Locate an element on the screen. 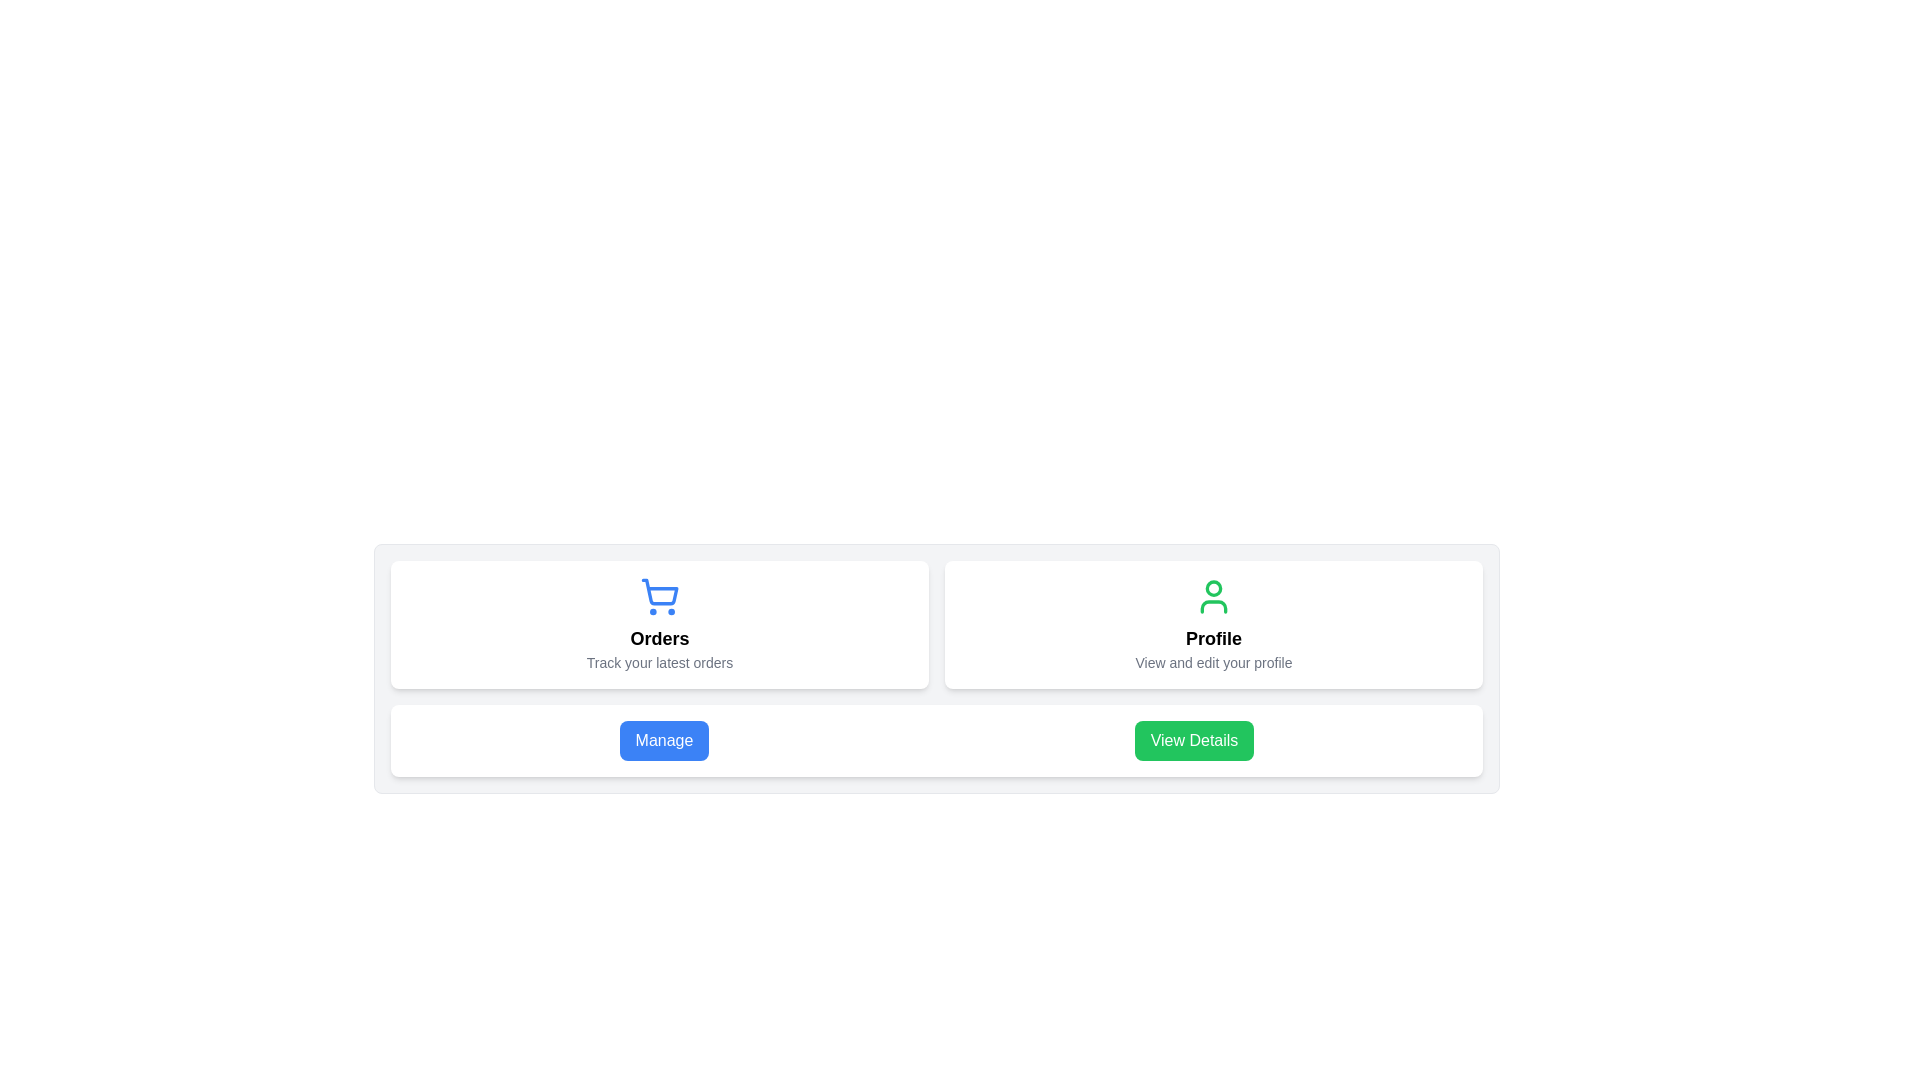 The height and width of the screenshot is (1080, 1920). the user profile icon, which is a minimalistic green icon with a rounded head and half-oval body, located at the top-center of the 'Profile' card is located at coordinates (1213, 596).